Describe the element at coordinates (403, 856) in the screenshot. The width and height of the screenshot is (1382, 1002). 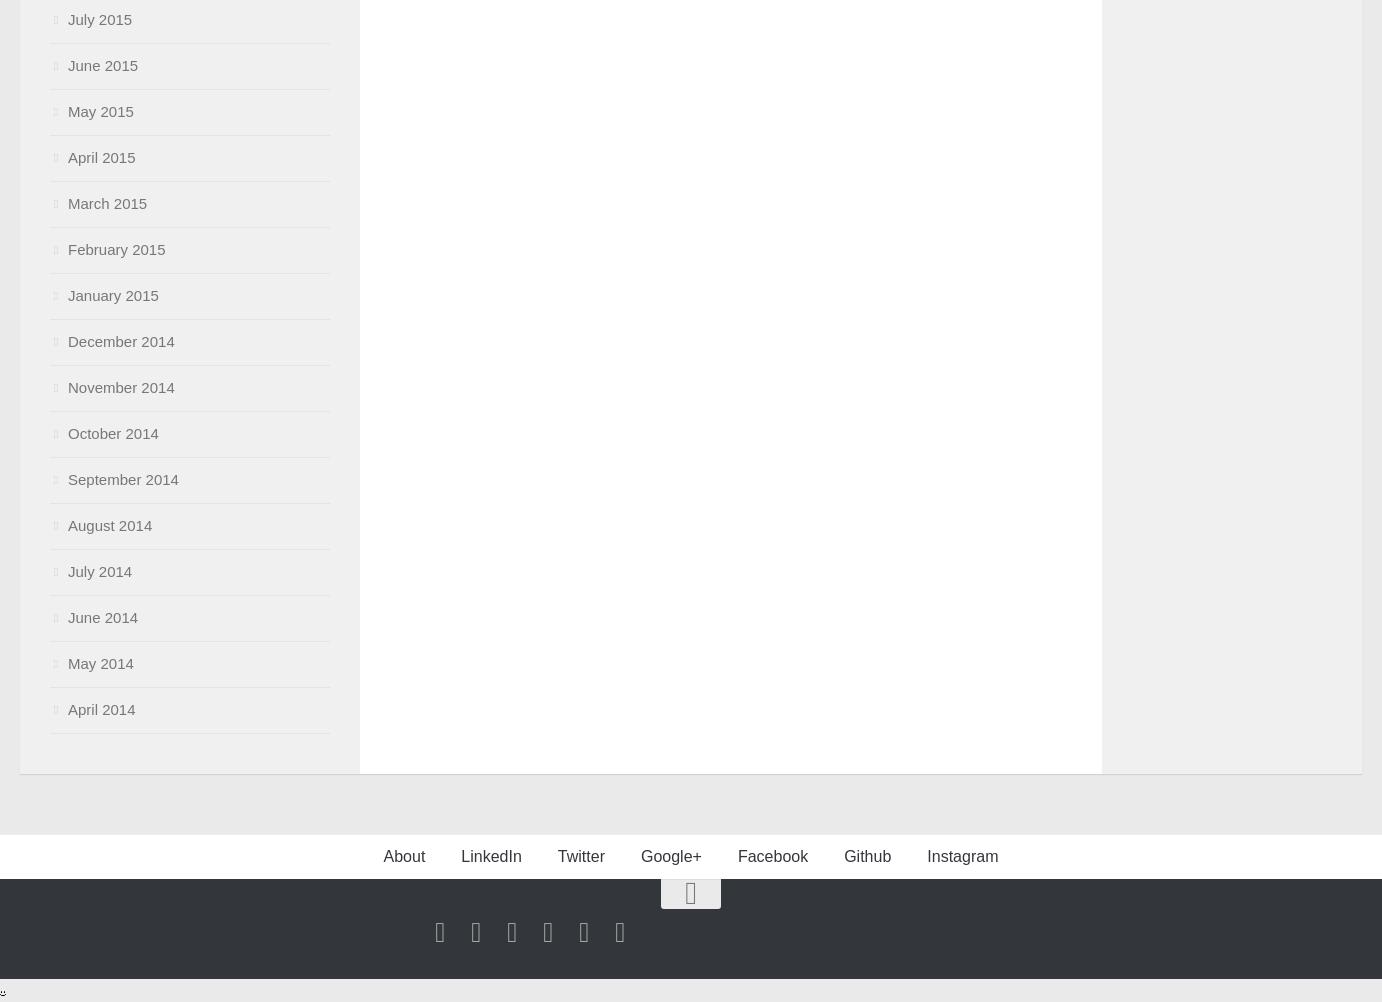
I see `'About'` at that location.